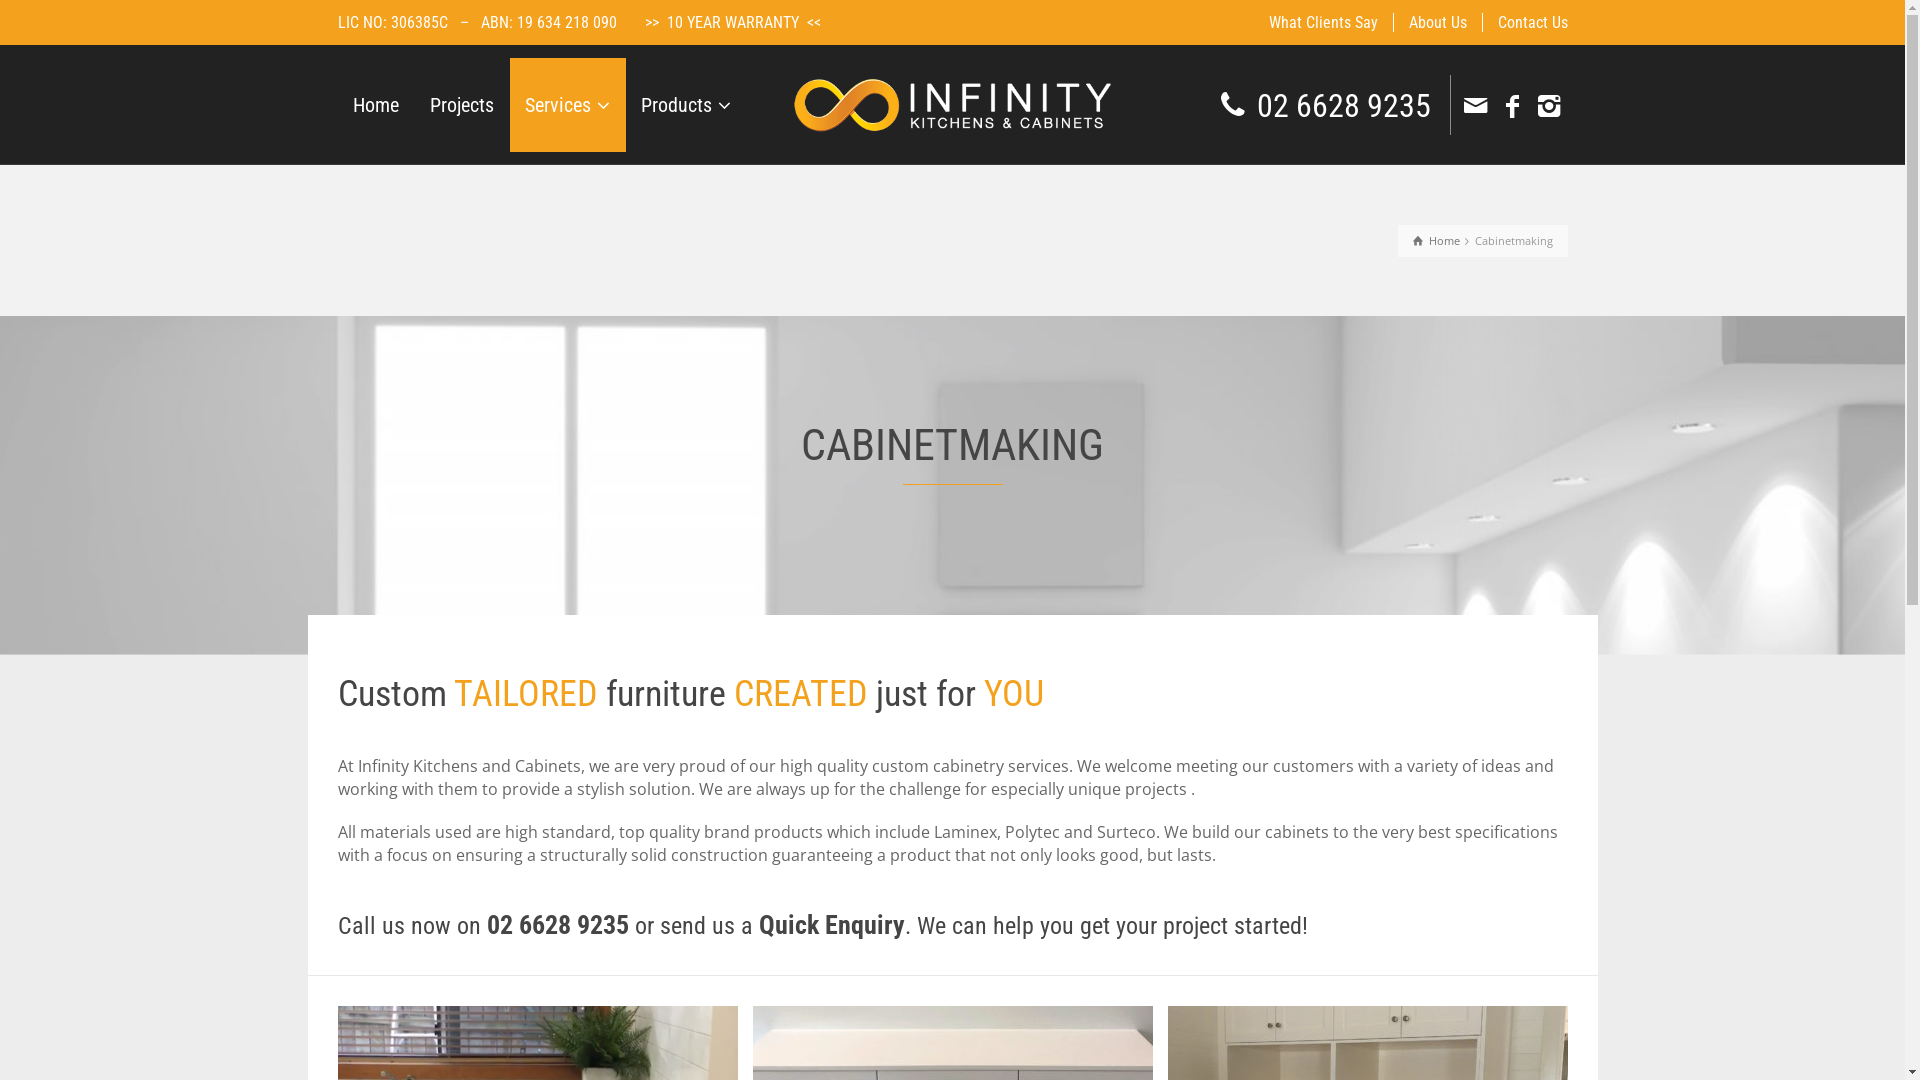  What do you see at coordinates (460, 104) in the screenshot?
I see `'Projects'` at bounding box center [460, 104].